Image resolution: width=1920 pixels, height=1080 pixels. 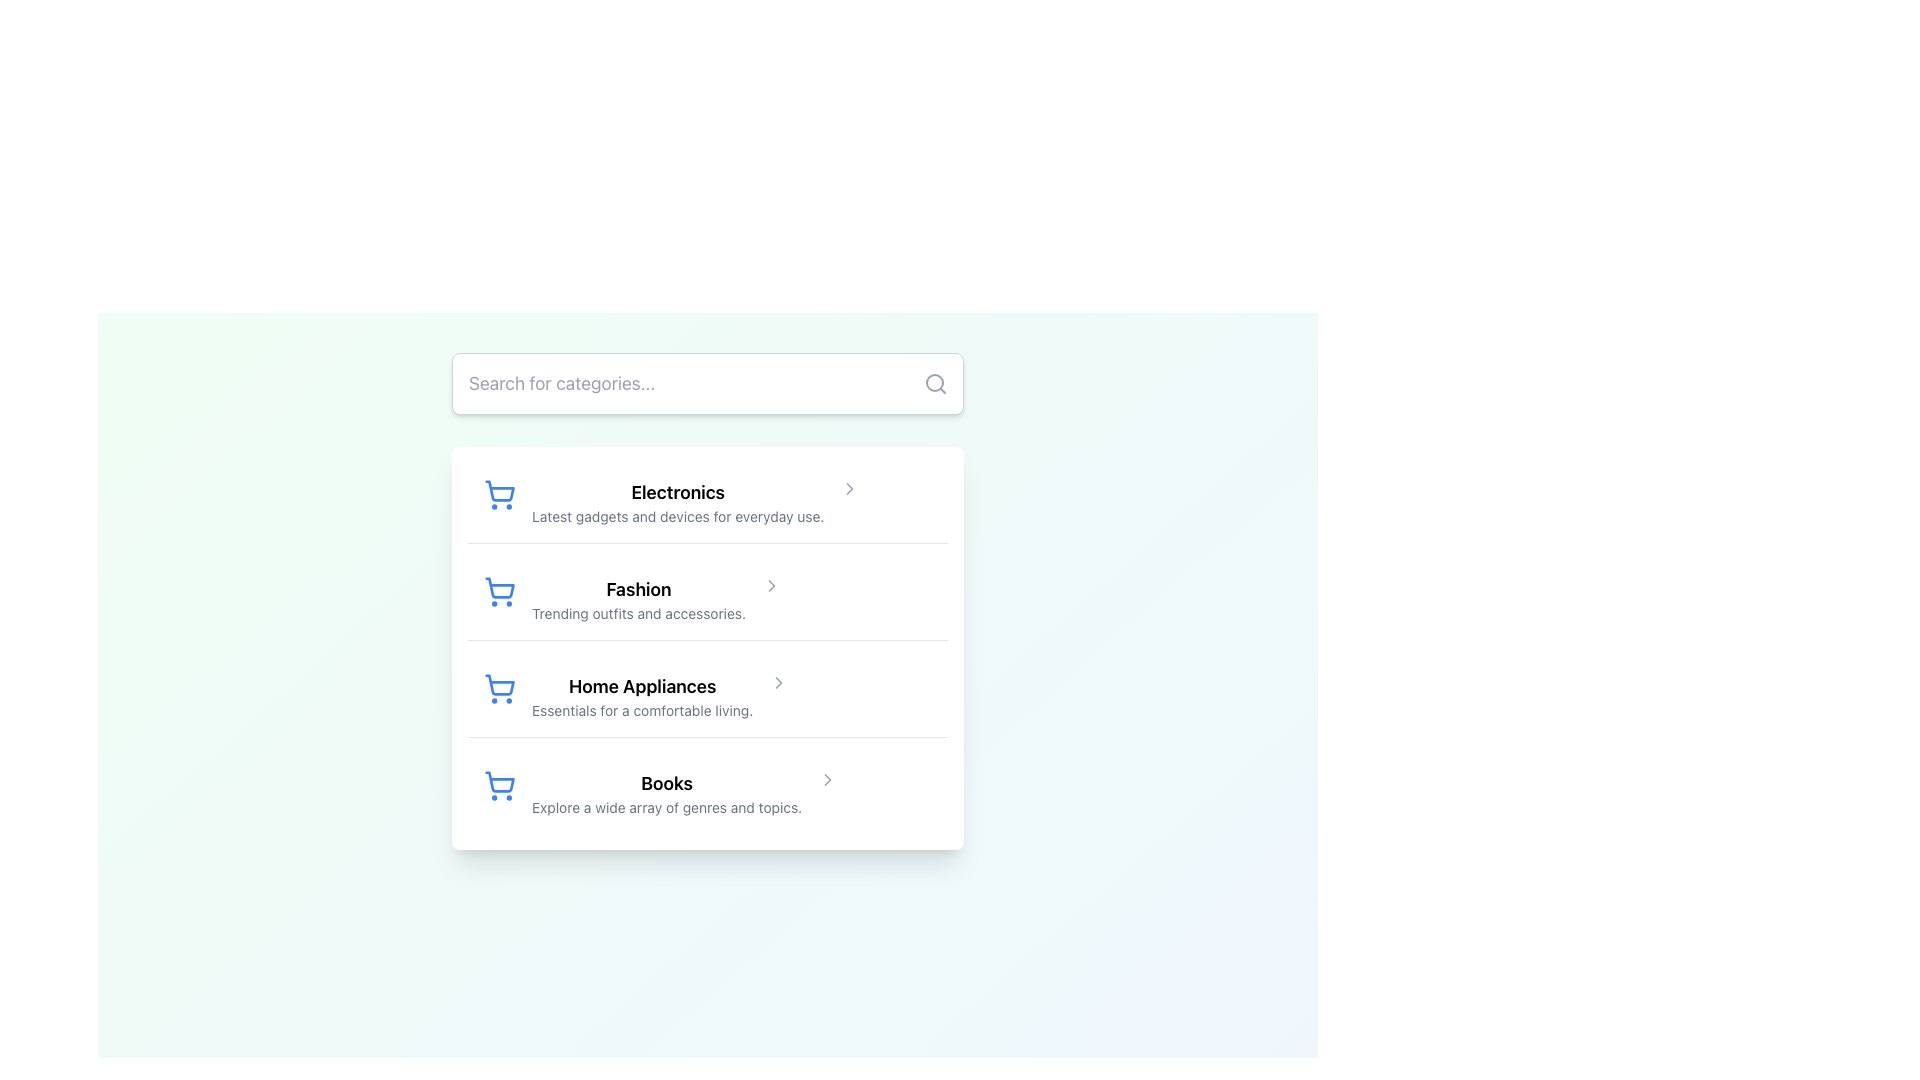 What do you see at coordinates (500, 684) in the screenshot?
I see `the blue shopping cart icon next to the 'Home Appliances' text in the vertical list of categories` at bounding box center [500, 684].